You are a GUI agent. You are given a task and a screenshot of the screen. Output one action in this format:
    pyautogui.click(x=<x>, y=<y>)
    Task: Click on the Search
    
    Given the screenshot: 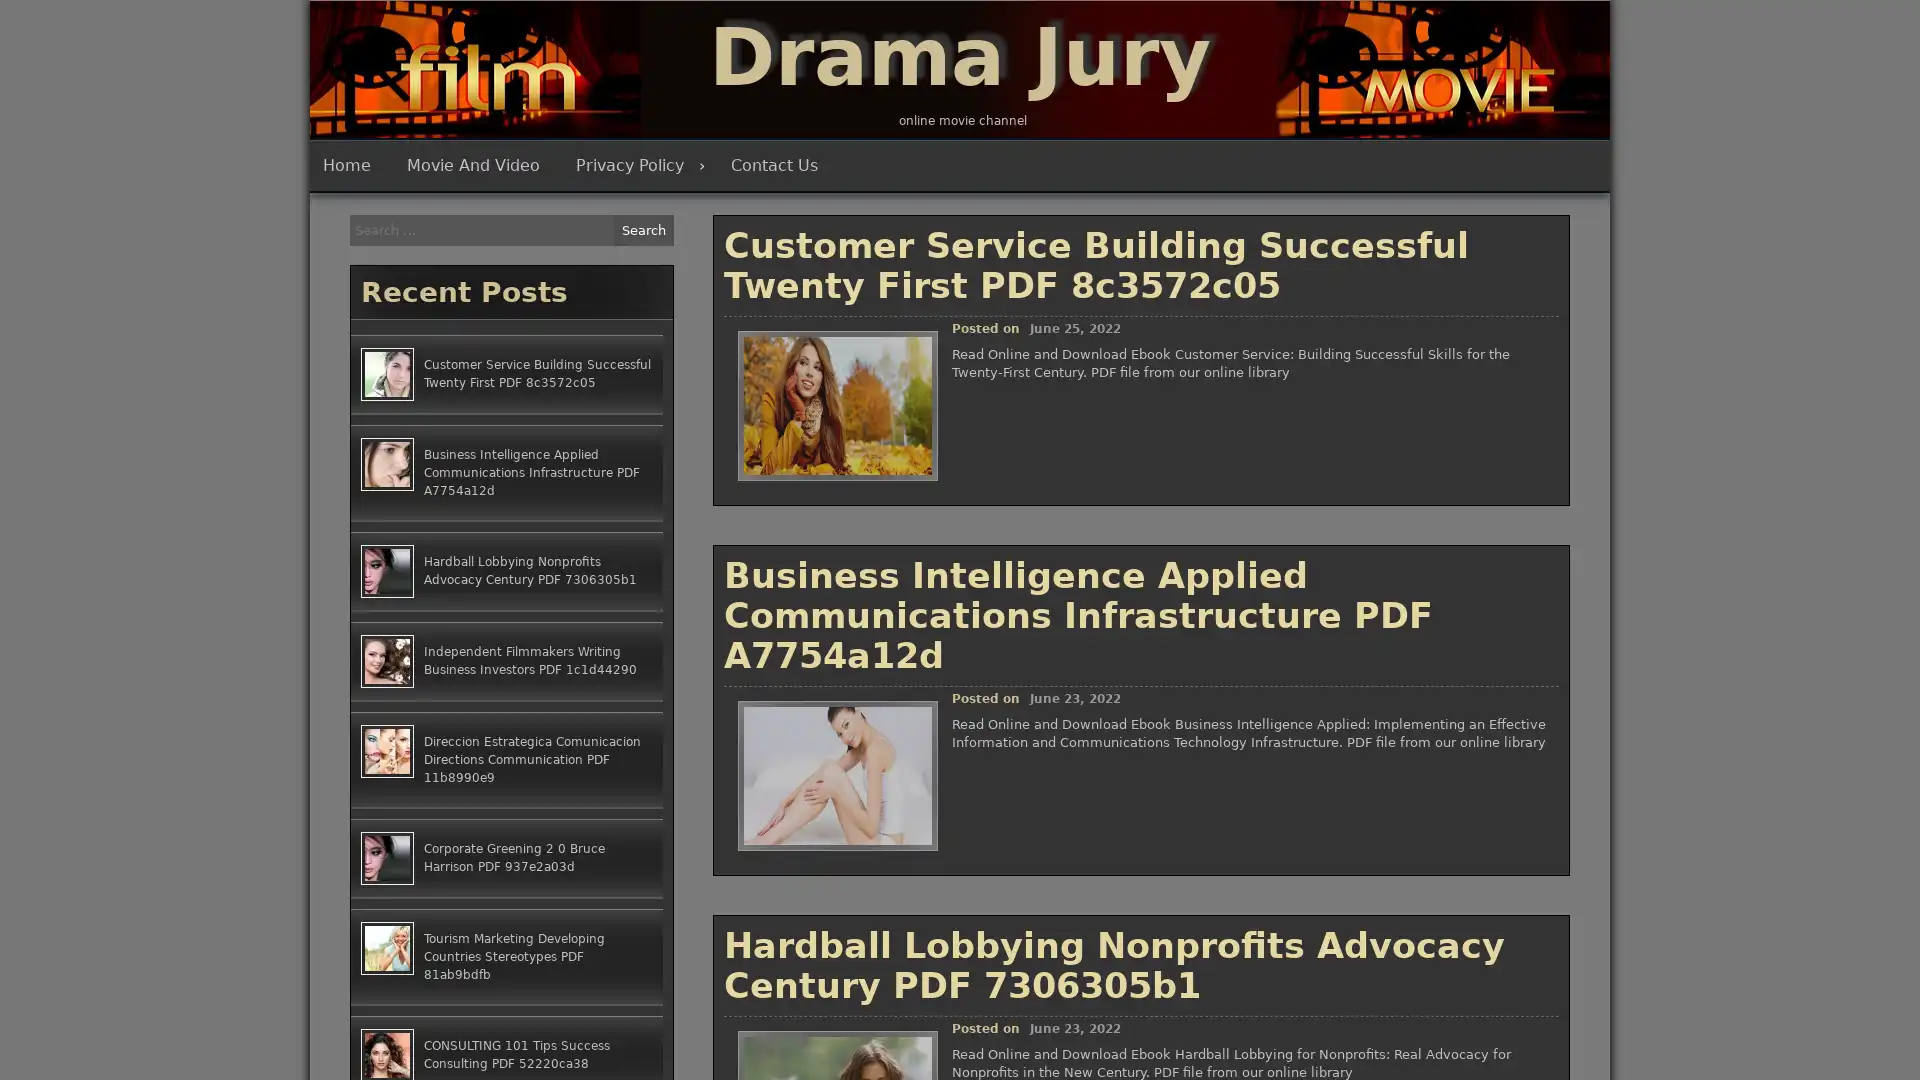 What is the action you would take?
    pyautogui.click(x=643, y=229)
    